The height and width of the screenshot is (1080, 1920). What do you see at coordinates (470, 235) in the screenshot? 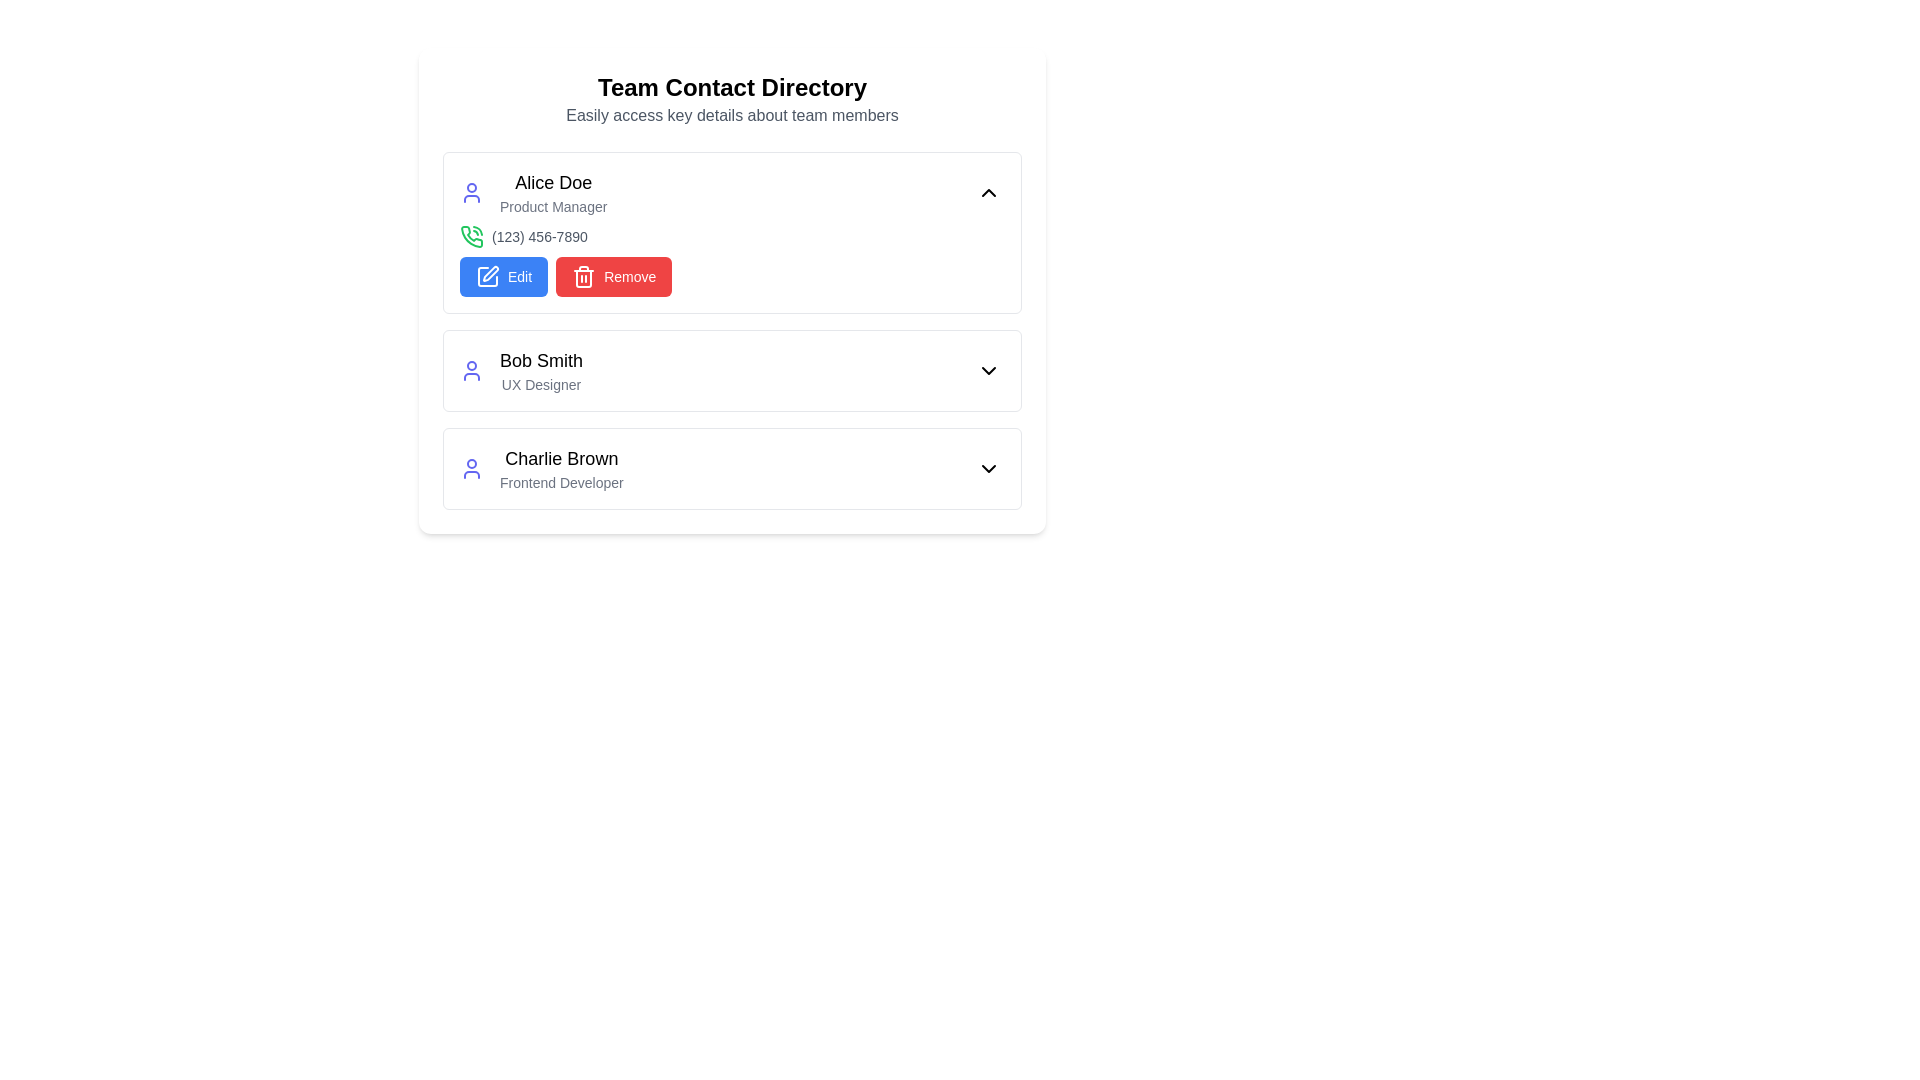
I see `the green phone call icon representing telephone functionality associated with the contact 'Alice Doe'` at bounding box center [470, 235].